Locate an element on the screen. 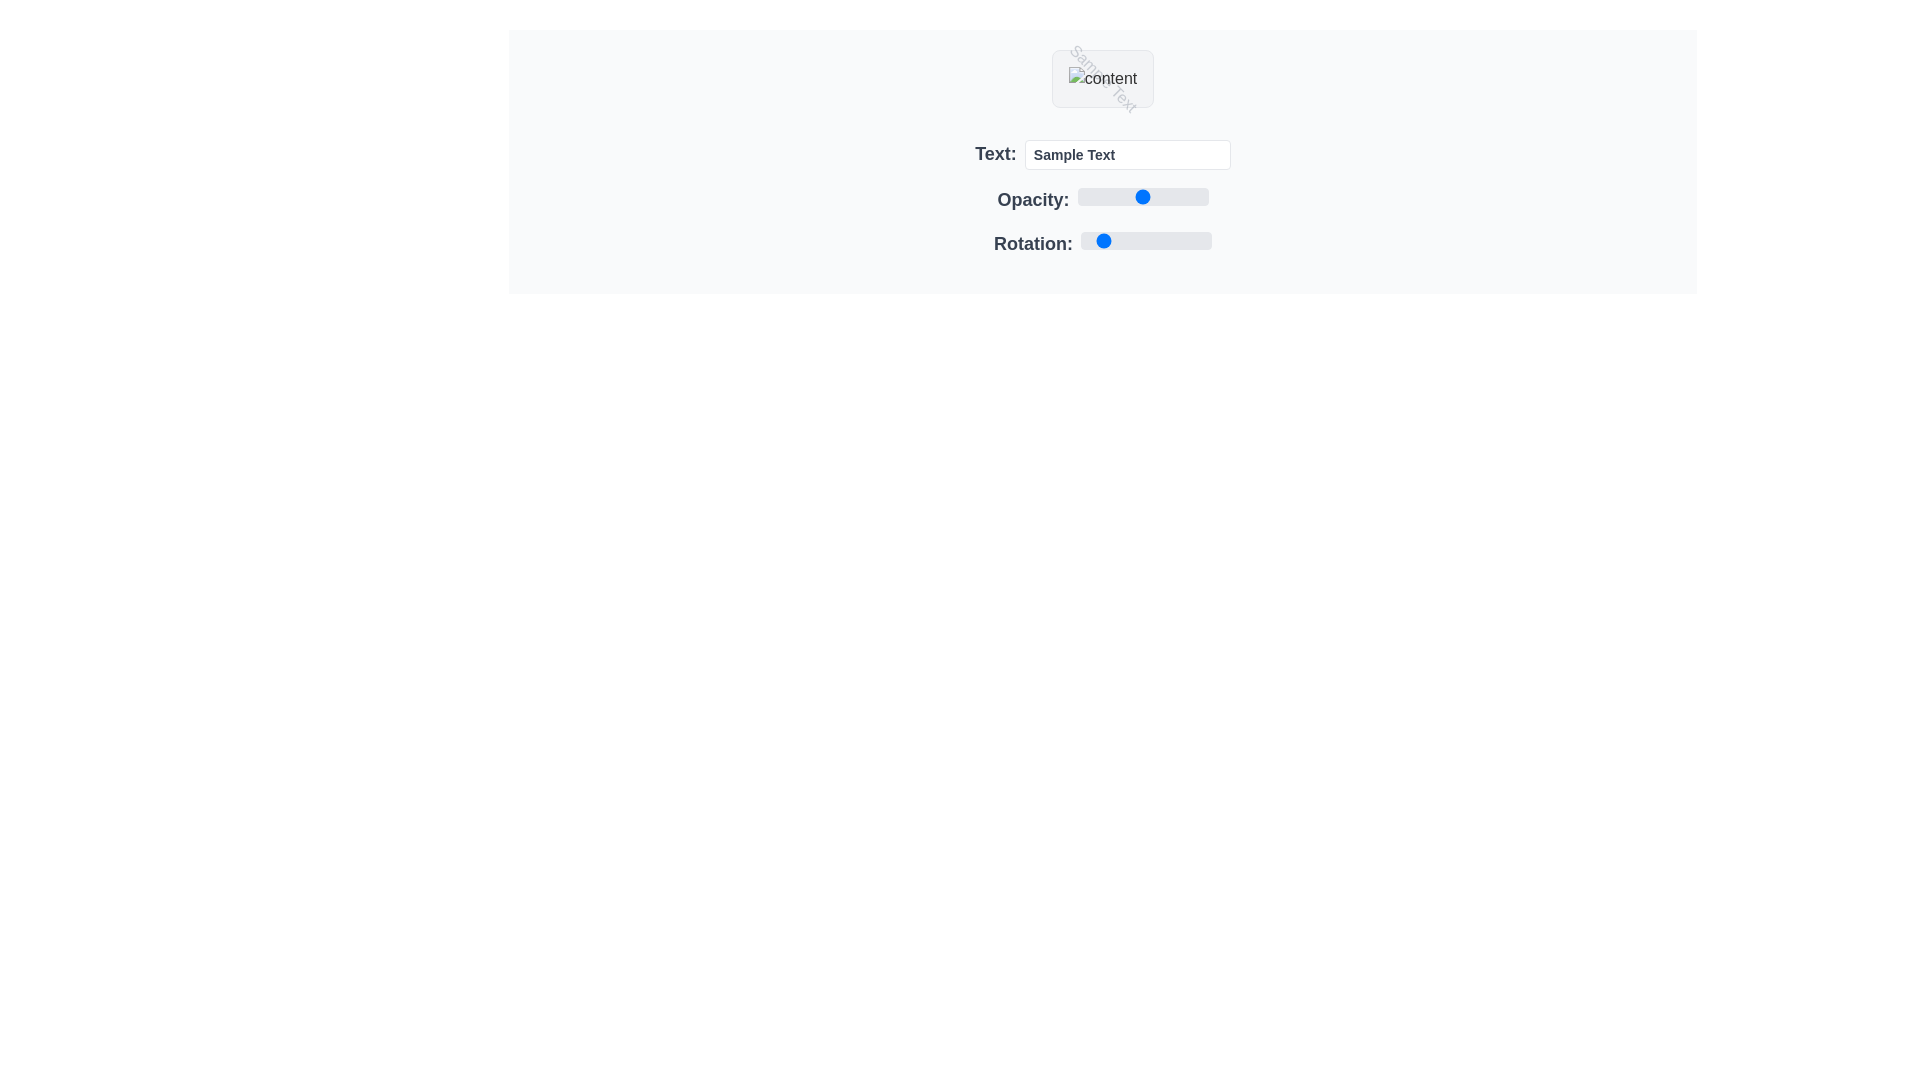 The width and height of the screenshot is (1920, 1080). rotation is located at coordinates (1098, 239).